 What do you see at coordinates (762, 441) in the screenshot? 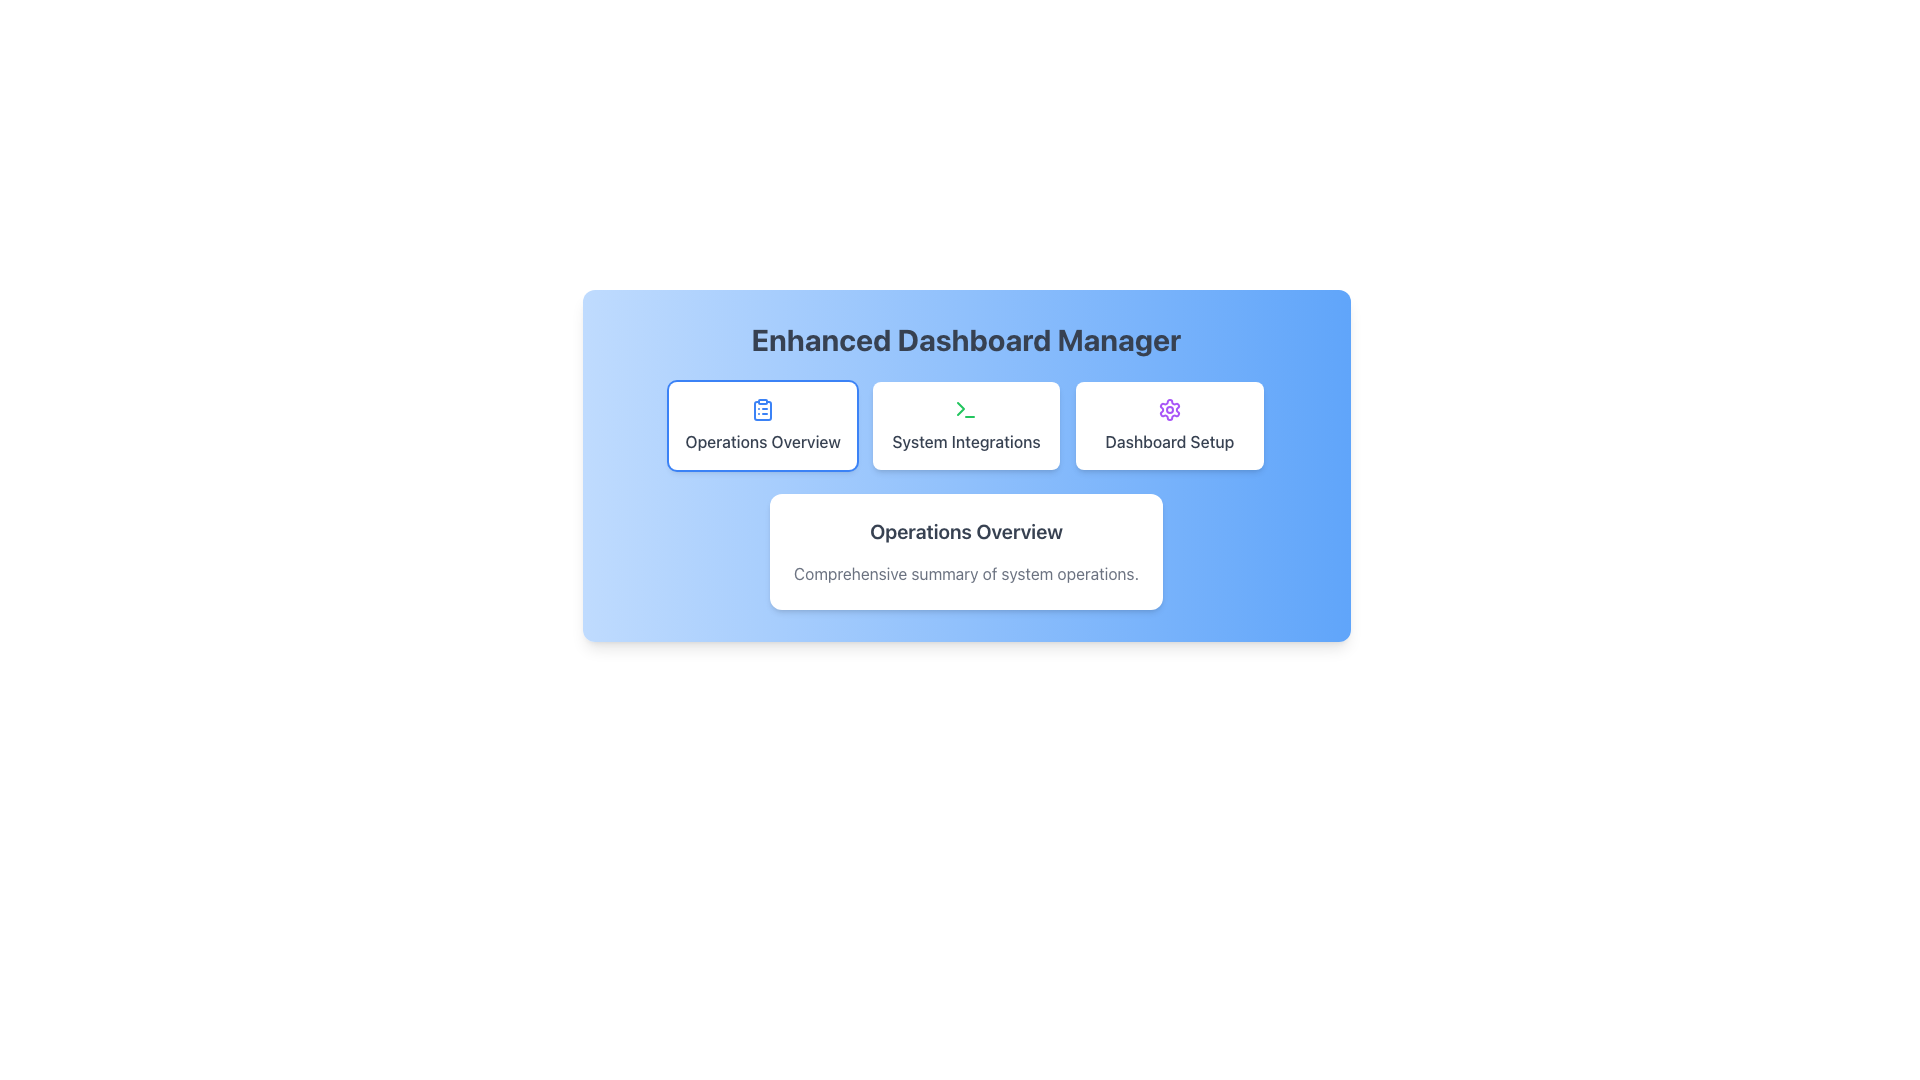
I see `the Text Label that indicates the section of the dashboard, which is located within a white card with rounded corners and below a clipboard list icon` at bounding box center [762, 441].